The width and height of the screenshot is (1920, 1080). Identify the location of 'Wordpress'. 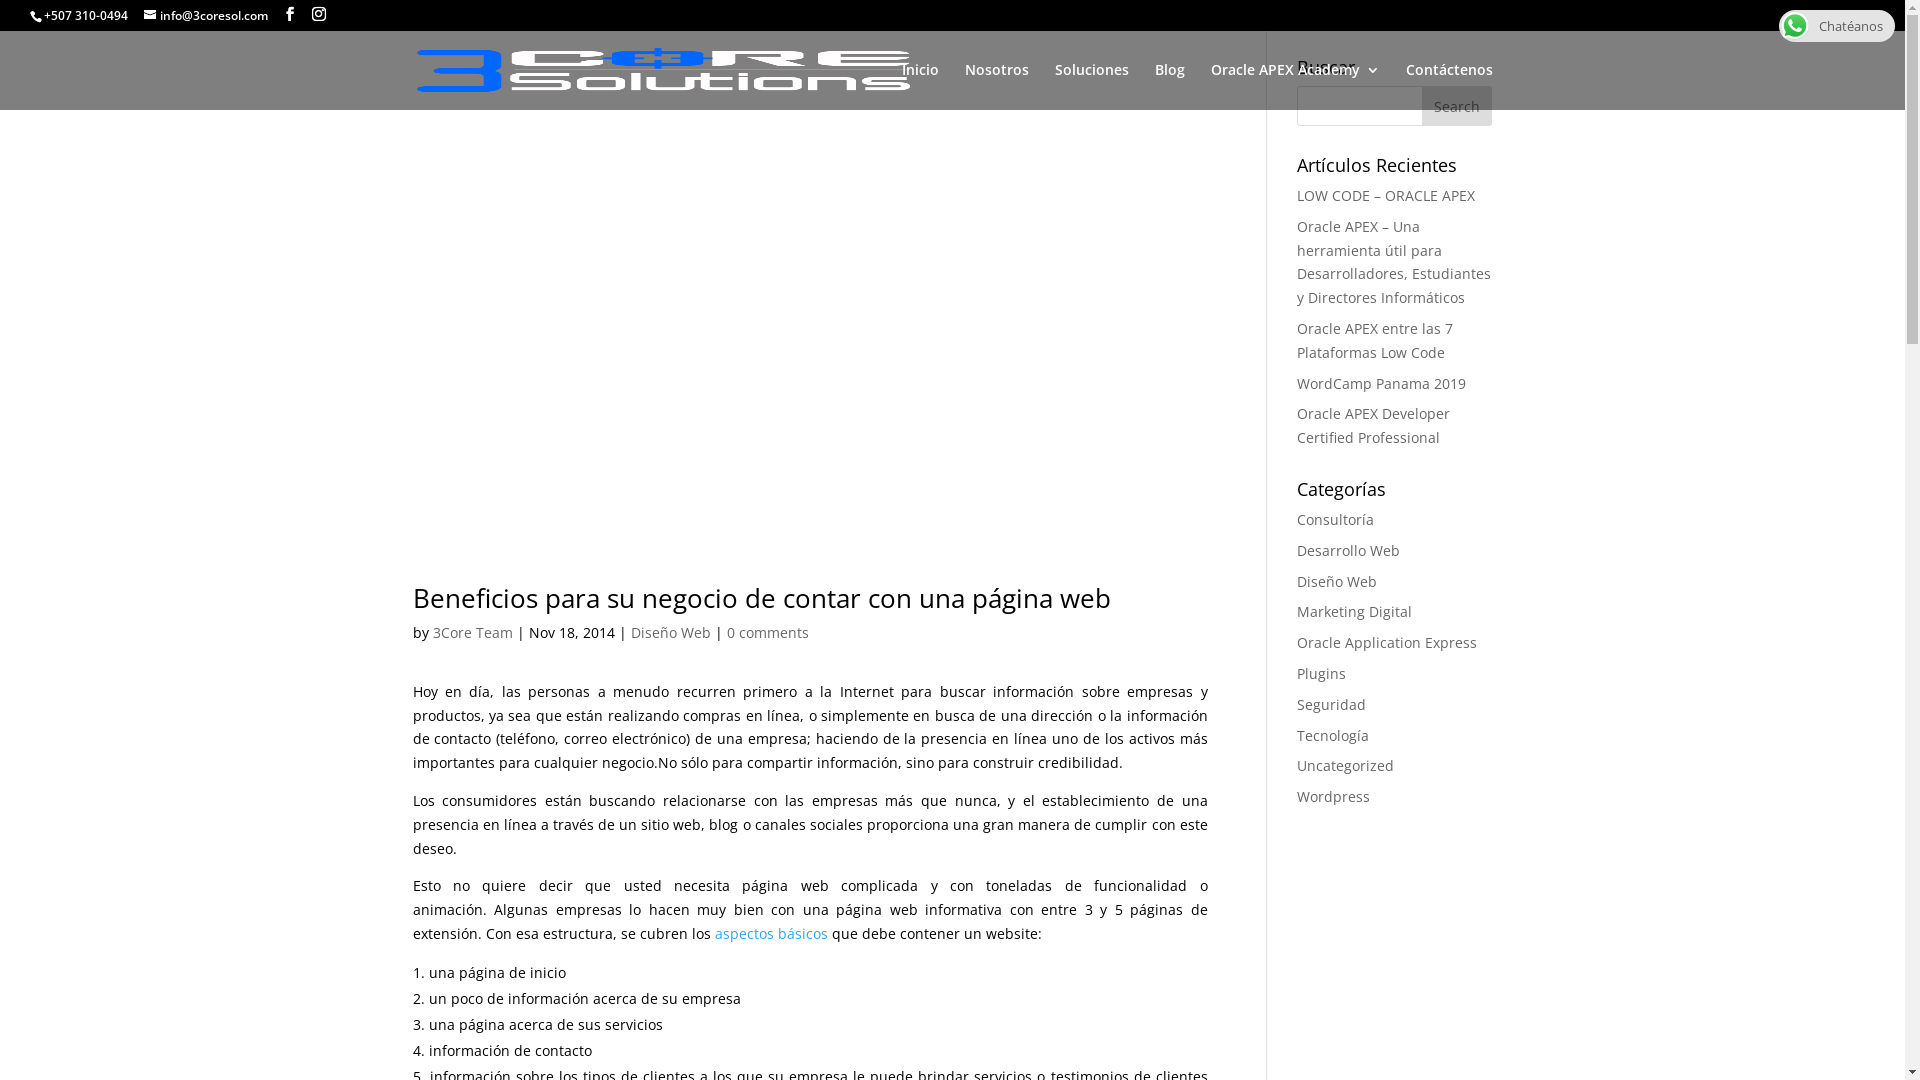
(1333, 795).